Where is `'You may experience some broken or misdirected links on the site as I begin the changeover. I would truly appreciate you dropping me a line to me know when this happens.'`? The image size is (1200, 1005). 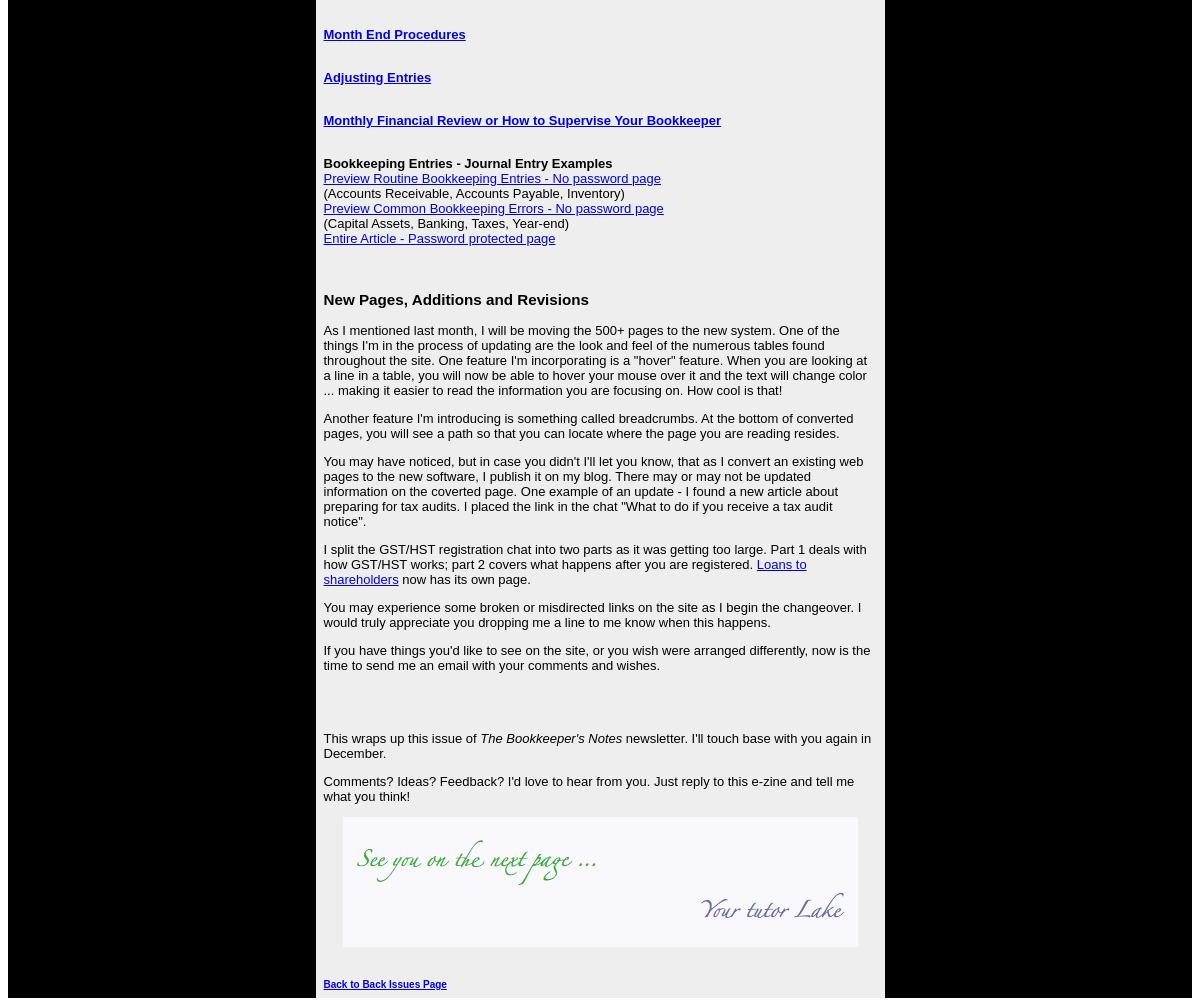
'You may experience some broken or misdirected links on the site as I begin the changeover. I would truly appreciate you dropping me a line to me know when this happens.' is located at coordinates (323, 613).